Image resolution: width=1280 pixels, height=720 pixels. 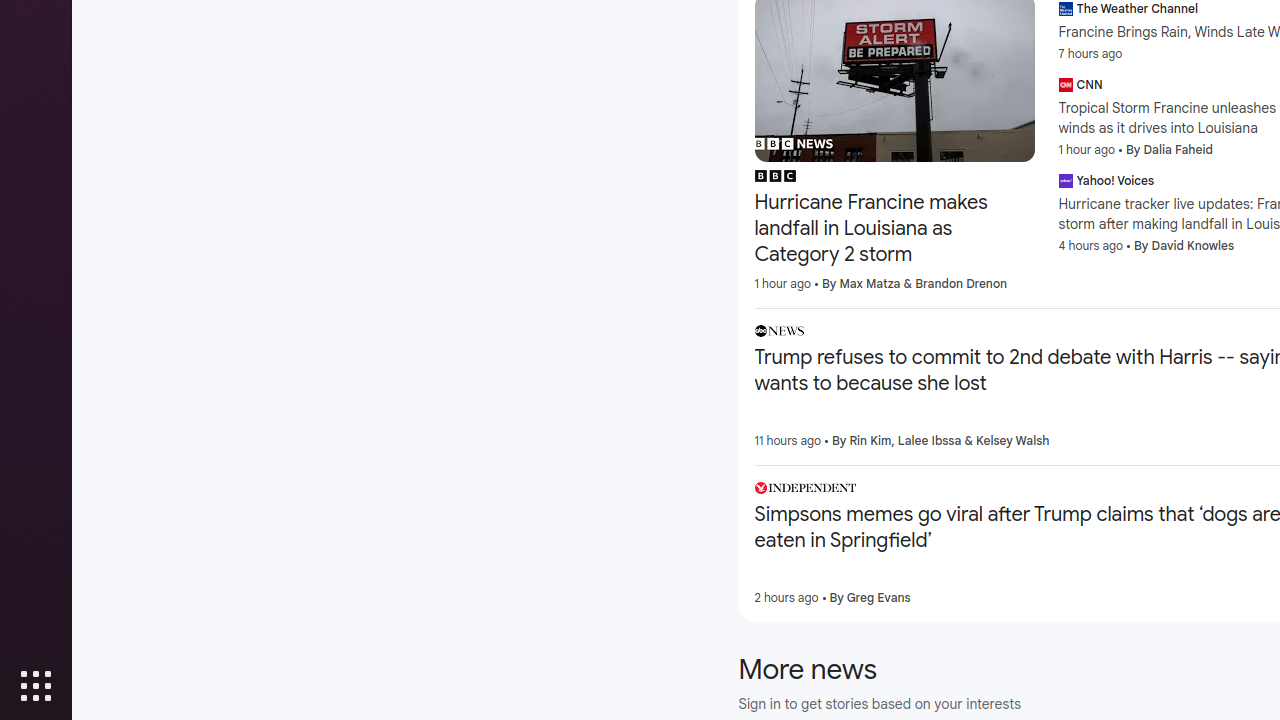 I want to click on 'Hurricane Francine makes landfall in Louisiana as Category 2 storm', so click(x=893, y=228).